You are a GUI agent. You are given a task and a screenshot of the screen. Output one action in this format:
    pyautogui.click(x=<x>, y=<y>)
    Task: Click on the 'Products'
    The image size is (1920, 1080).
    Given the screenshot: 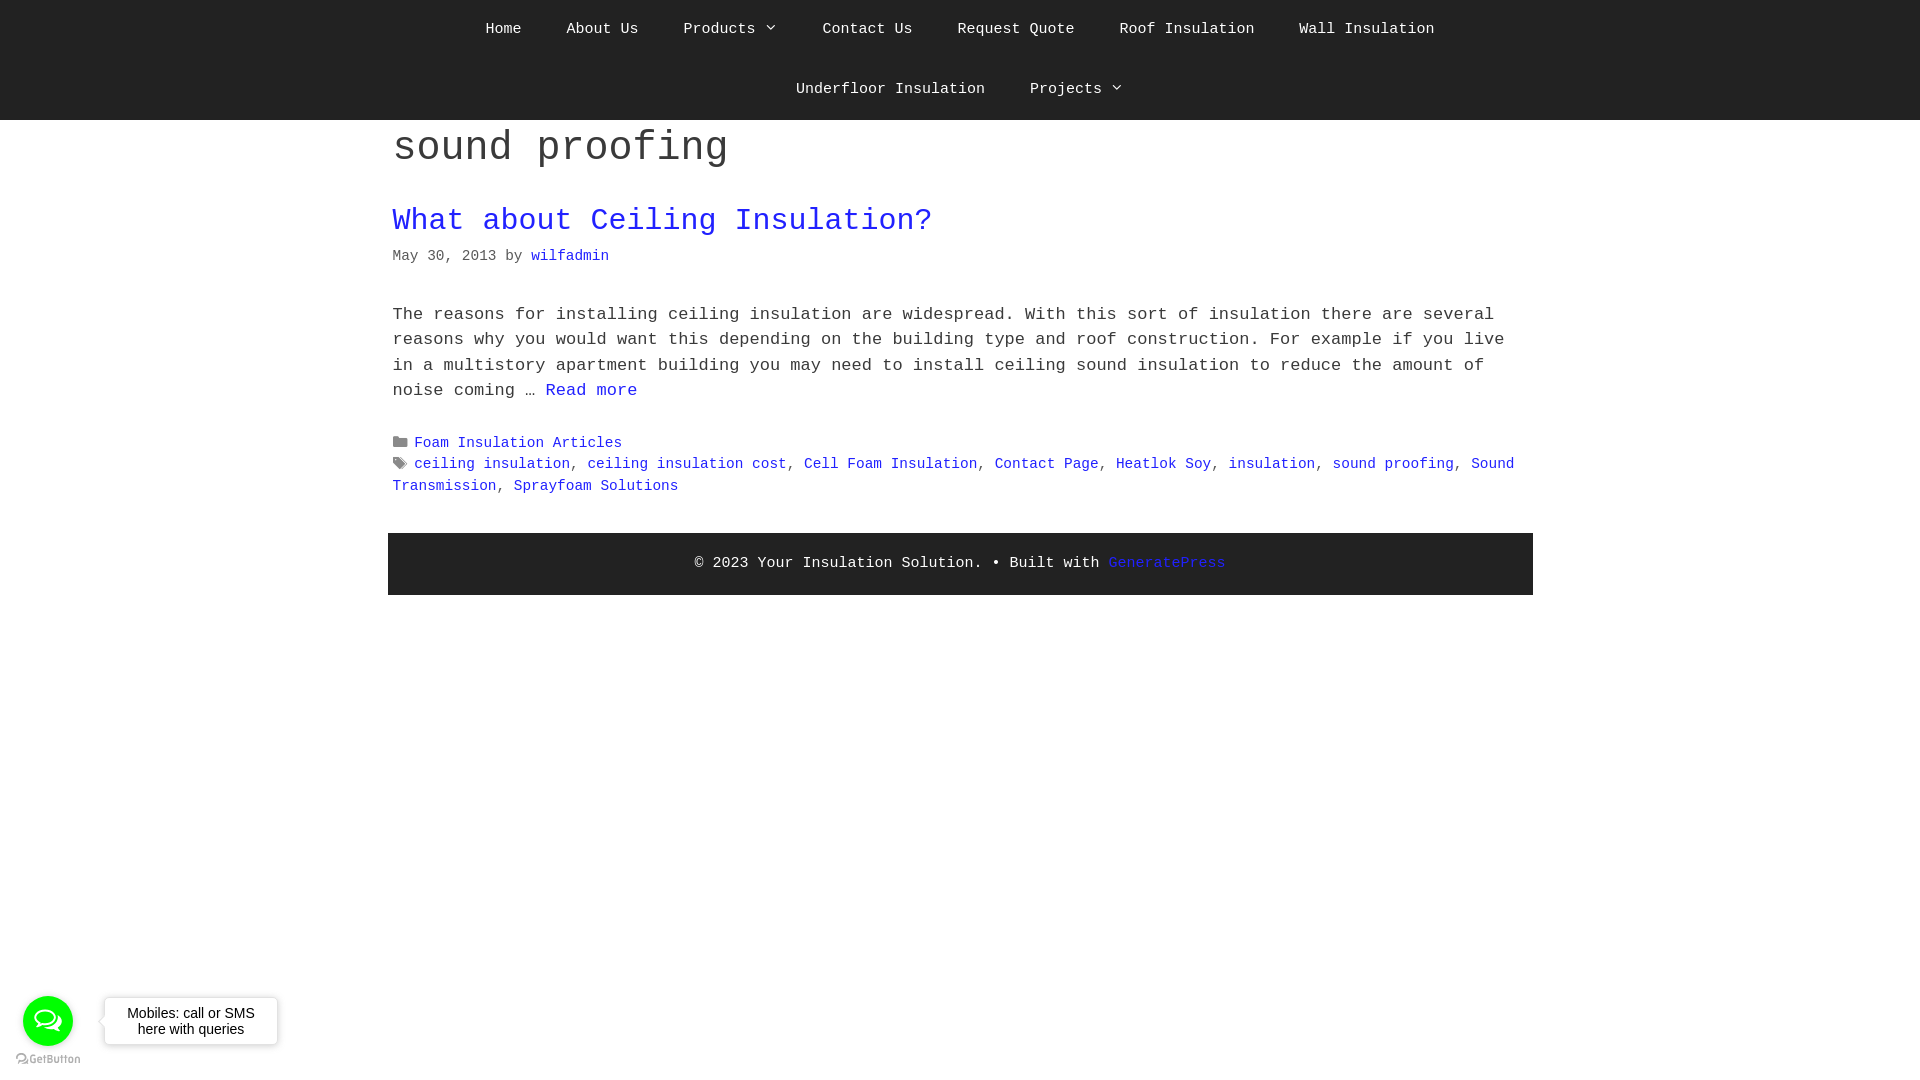 What is the action you would take?
    pyautogui.click(x=729, y=30)
    